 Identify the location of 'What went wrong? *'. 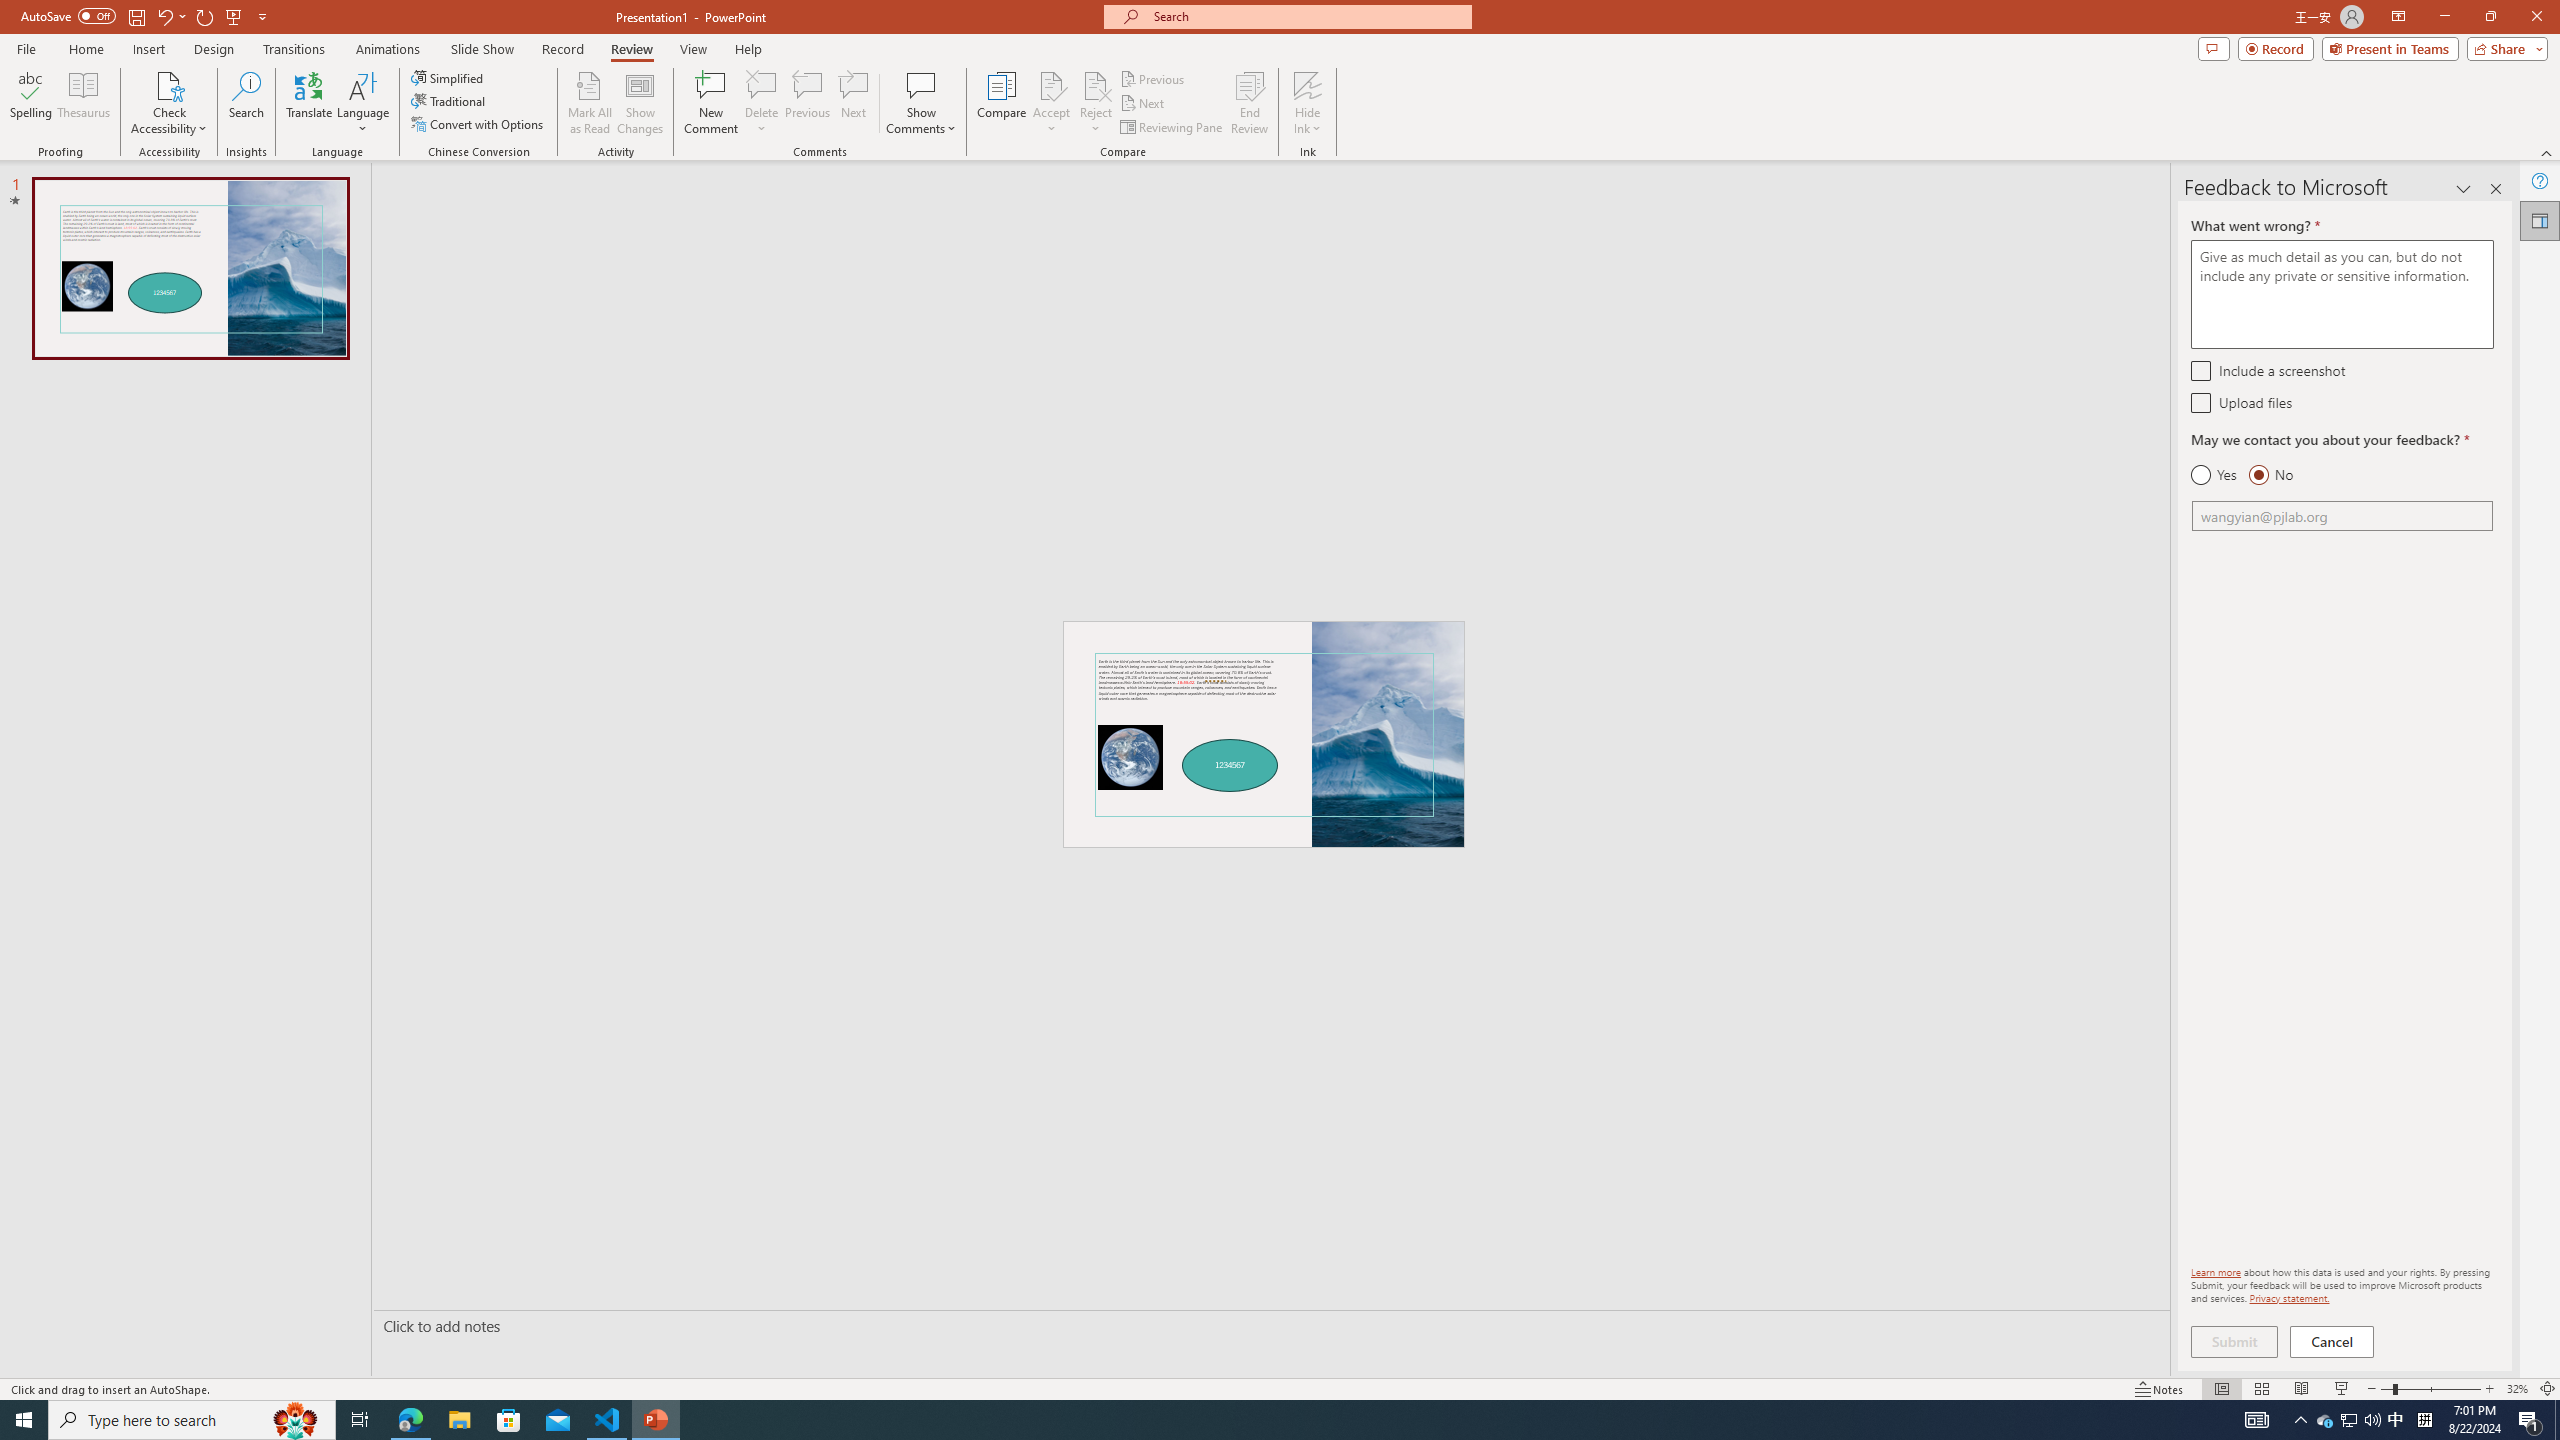
(2341, 294).